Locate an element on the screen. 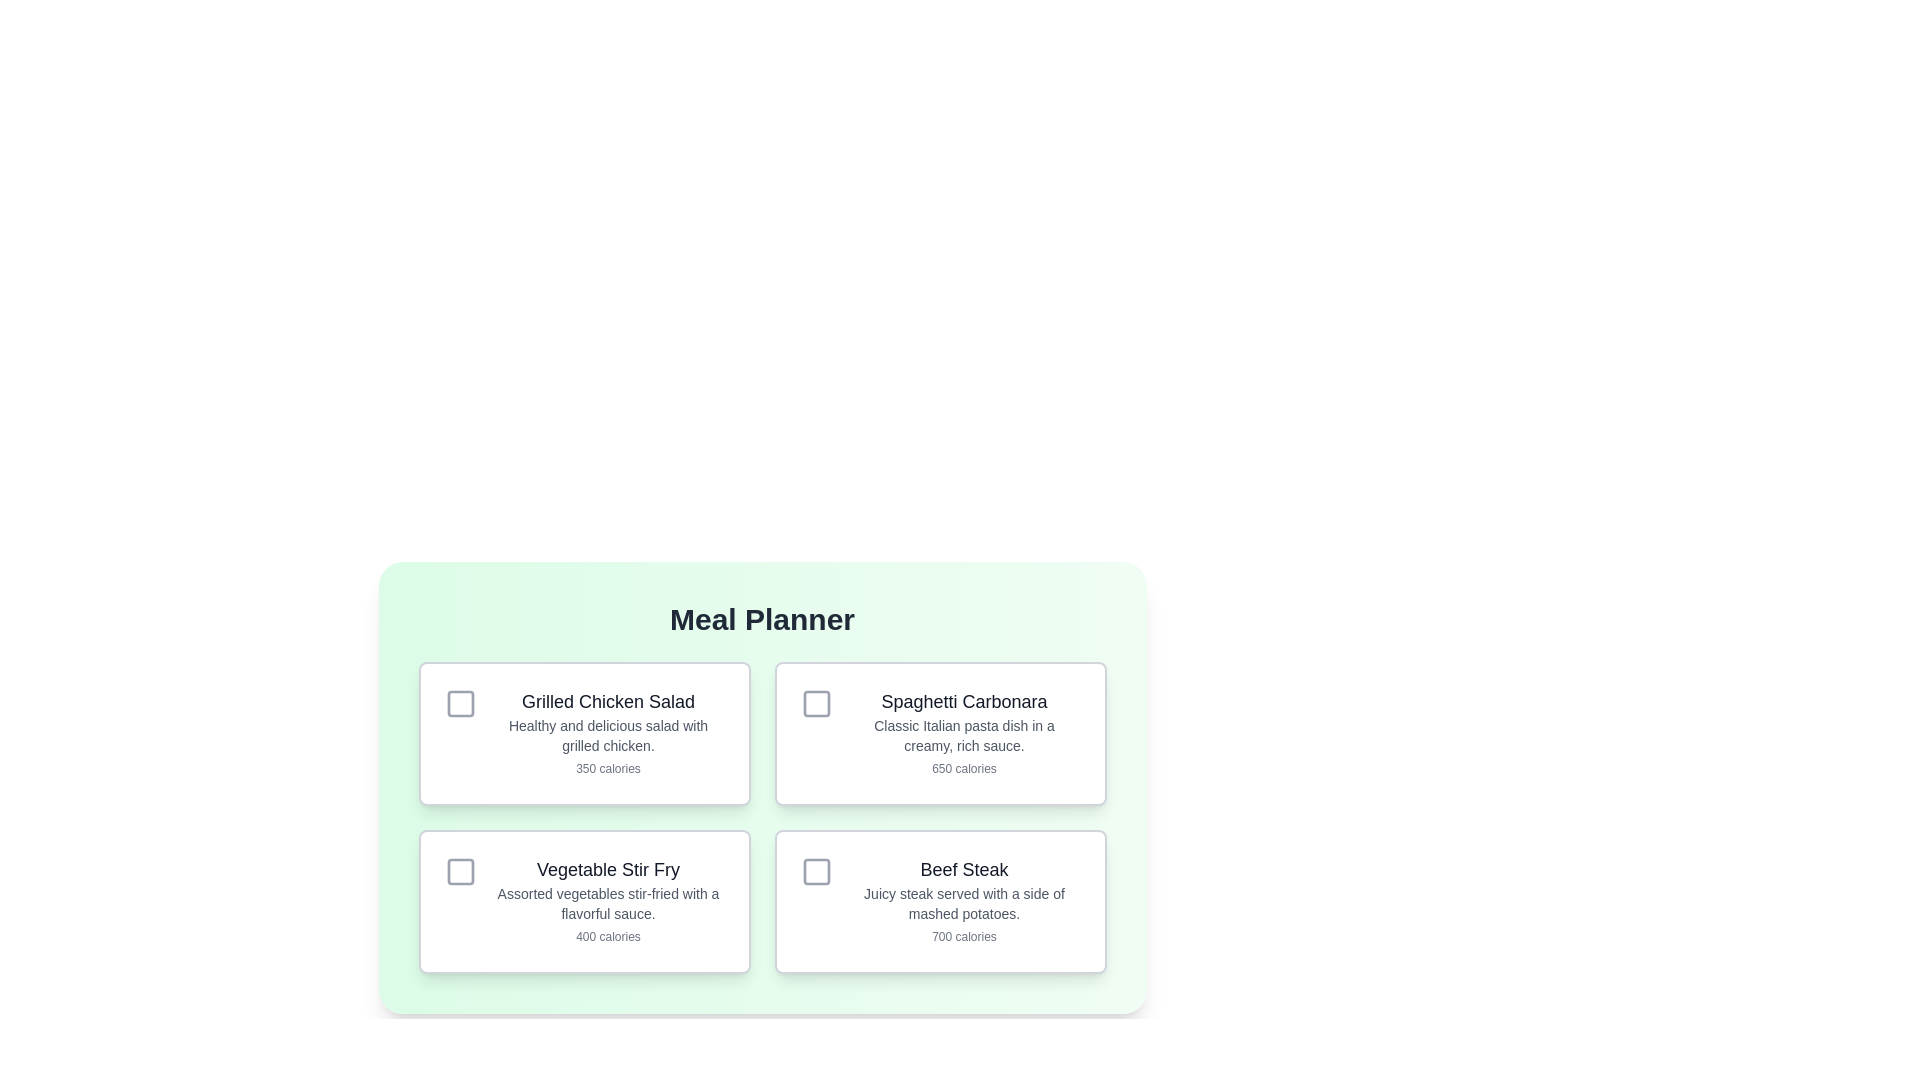  detailed description of the meal that appears below the 'Spaghetti Carbonara' title and above the '650 calories' label in the upper-right quadrant of the green 'Meal Planner' interface is located at coordinates (964, 736).